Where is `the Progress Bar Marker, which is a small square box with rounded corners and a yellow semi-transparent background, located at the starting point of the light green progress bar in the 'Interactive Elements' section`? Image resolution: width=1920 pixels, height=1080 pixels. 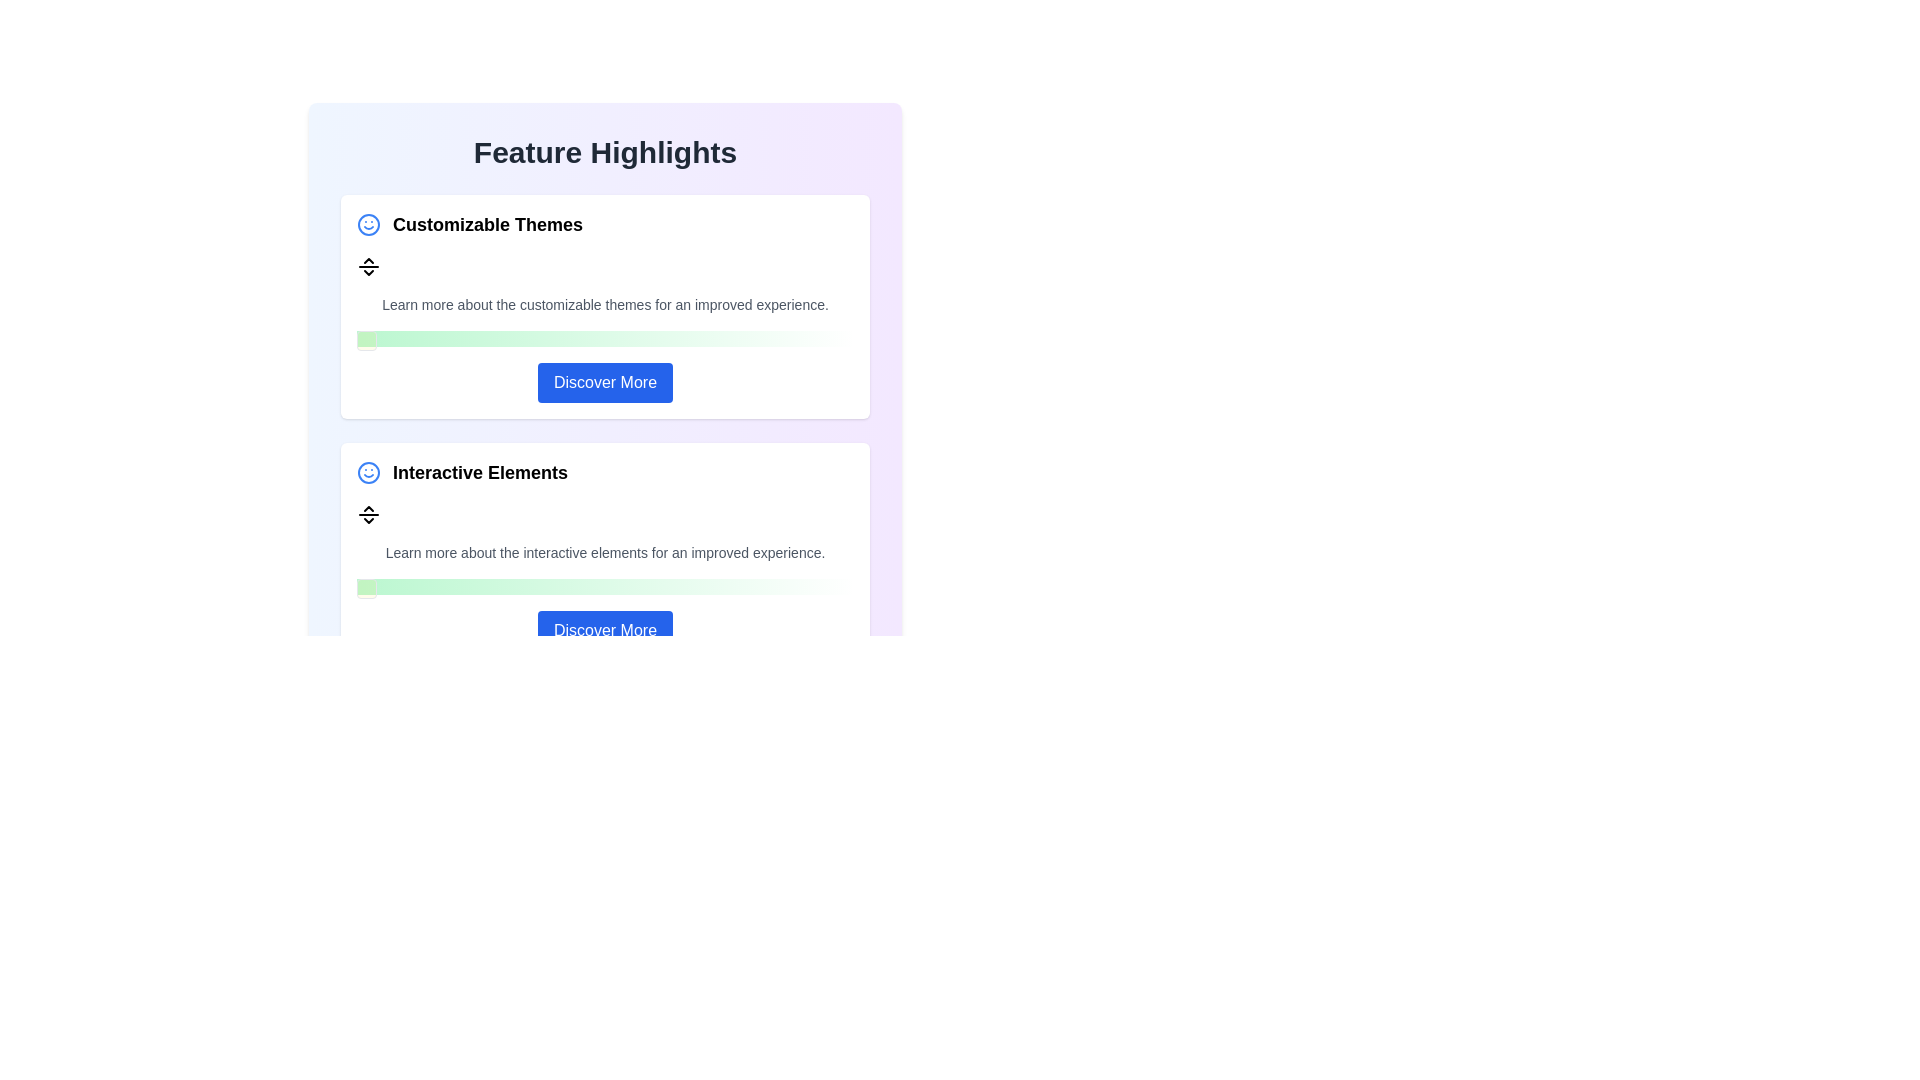
the Progress Bar Marker, which is a small square box with rounded corners and a yellow semi-transparent background, located at the starting point of the light green progress bar in the 'Interactive Elements' section is located at coordinates (366, 588).